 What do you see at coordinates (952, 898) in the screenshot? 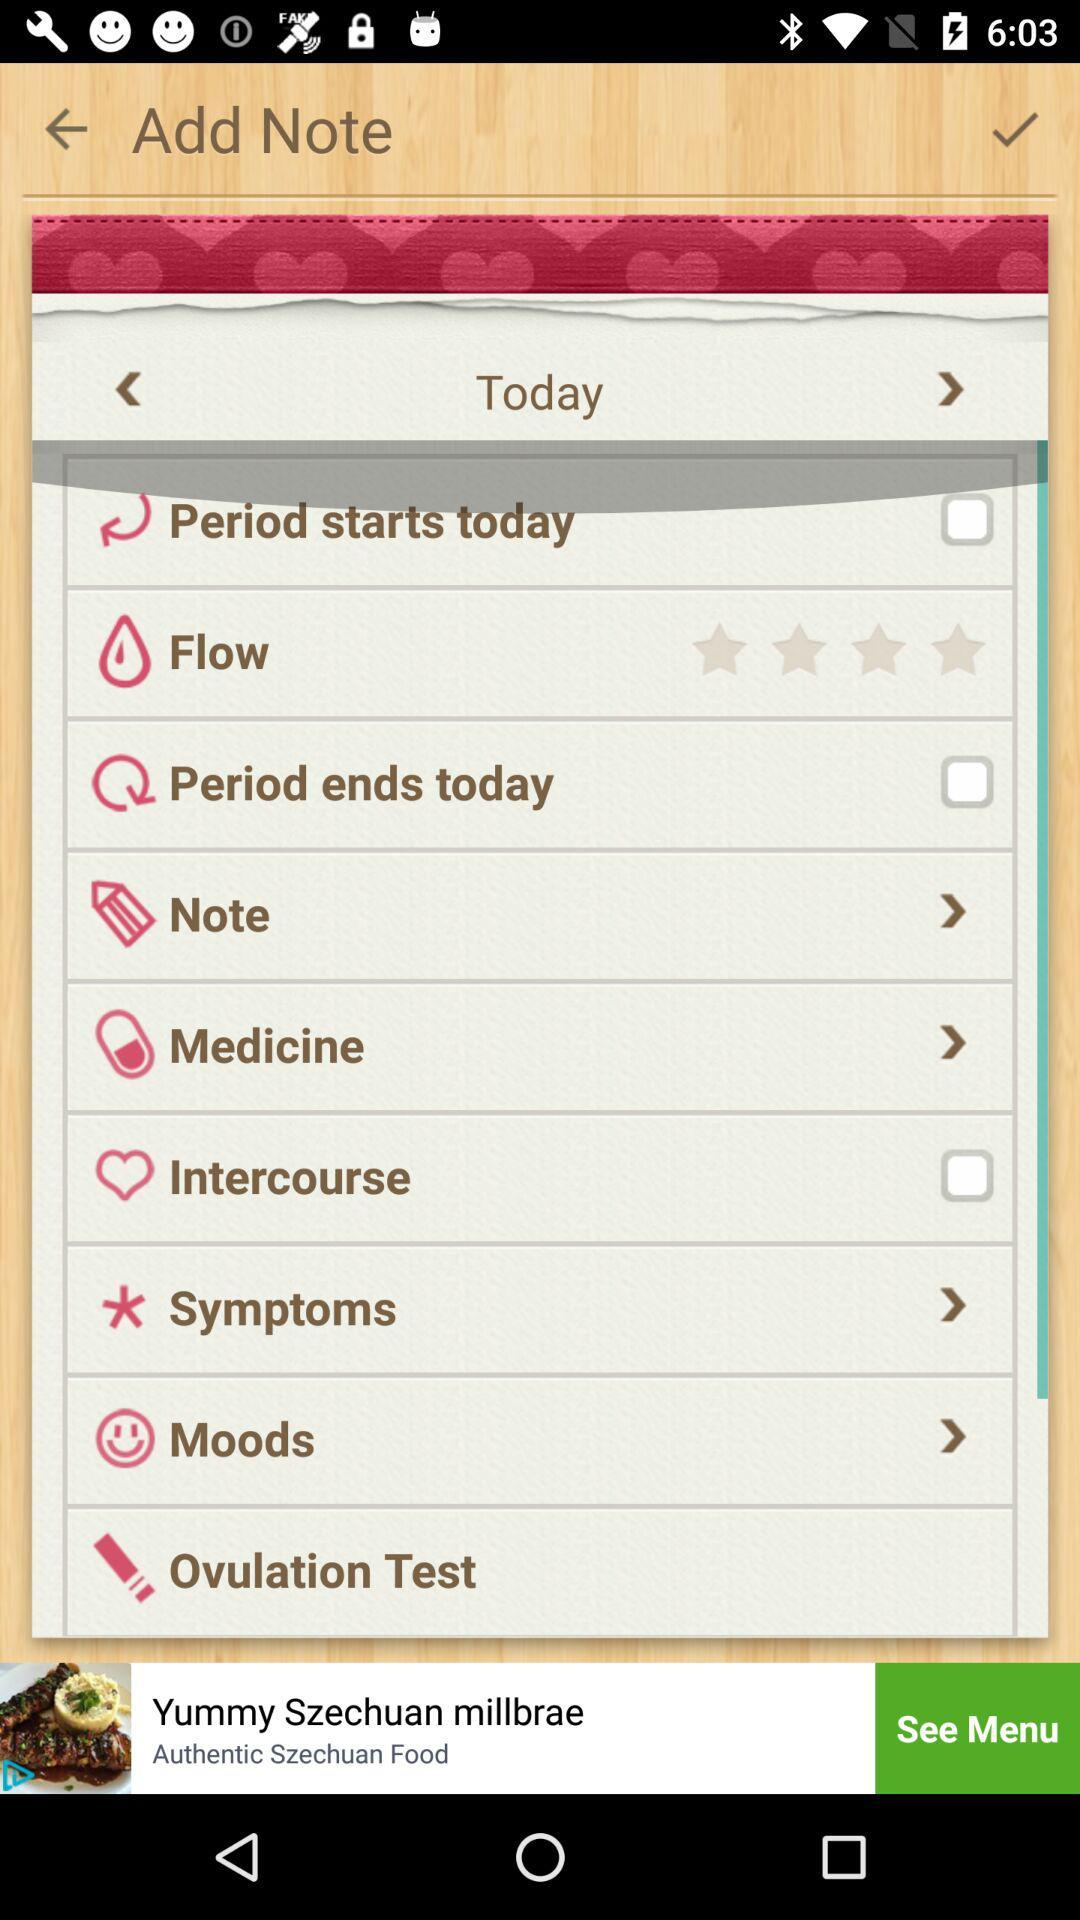
I see `the arrow_forward icon` at bounding box center [952, 898].